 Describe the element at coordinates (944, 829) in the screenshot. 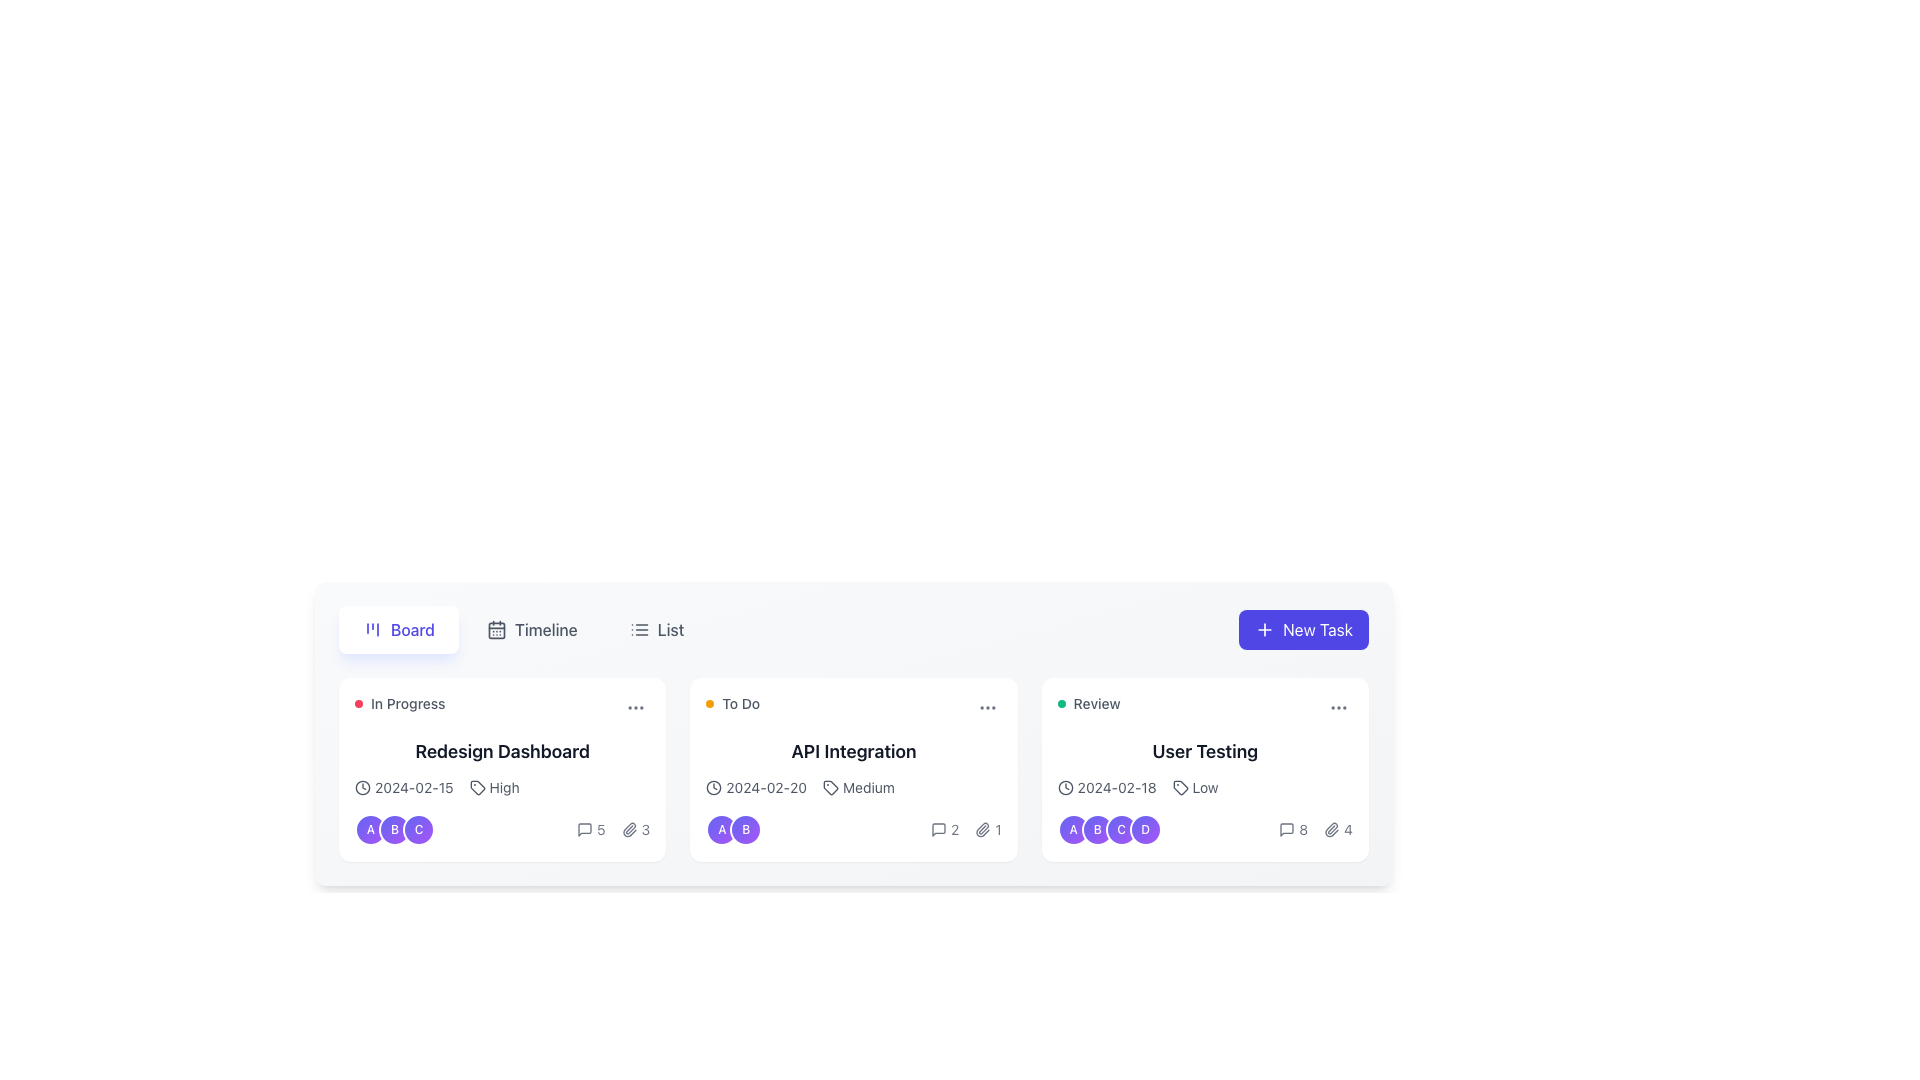

I see `the speech bubble icon displaying the number '2' in the 'API Integration' card` at that location.